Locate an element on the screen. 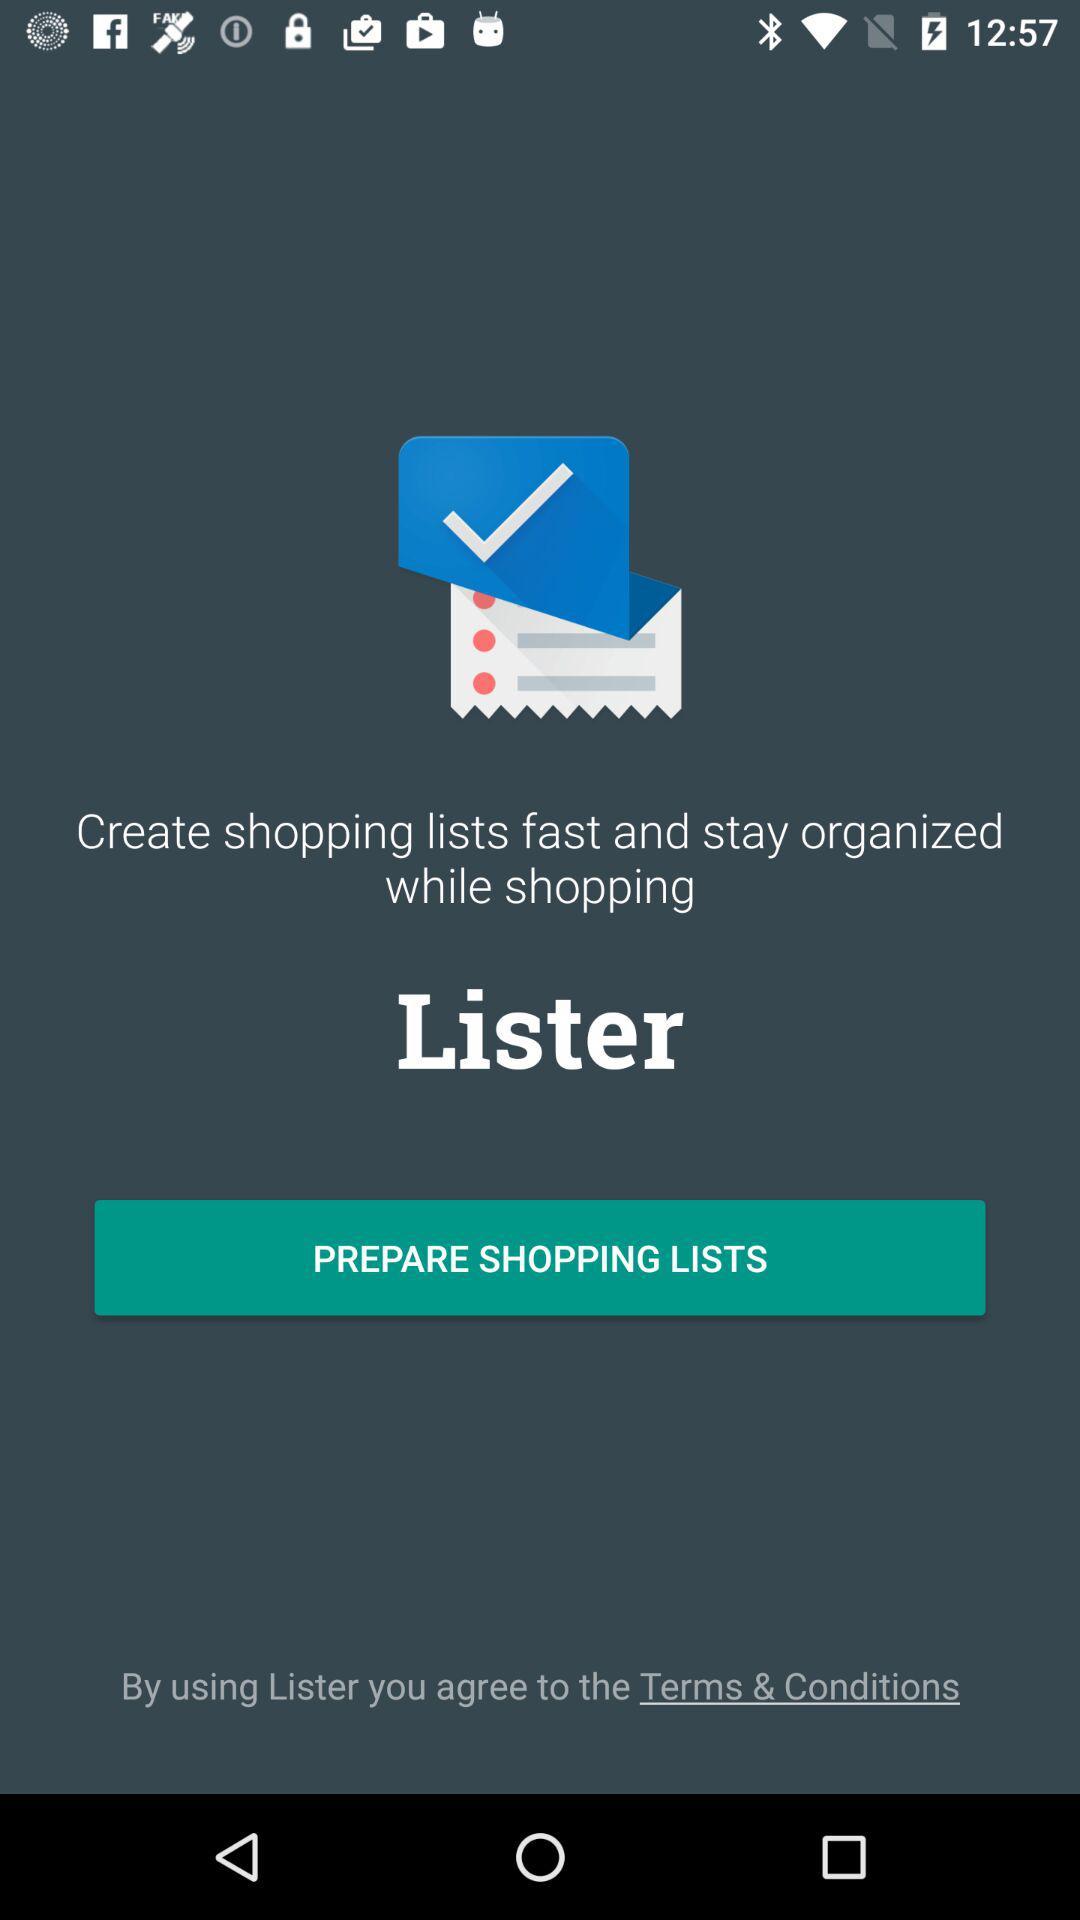 This screenshot has width=1080, height=1920. the icon below prepare shopping lists is located at coordinates (540, 1684).